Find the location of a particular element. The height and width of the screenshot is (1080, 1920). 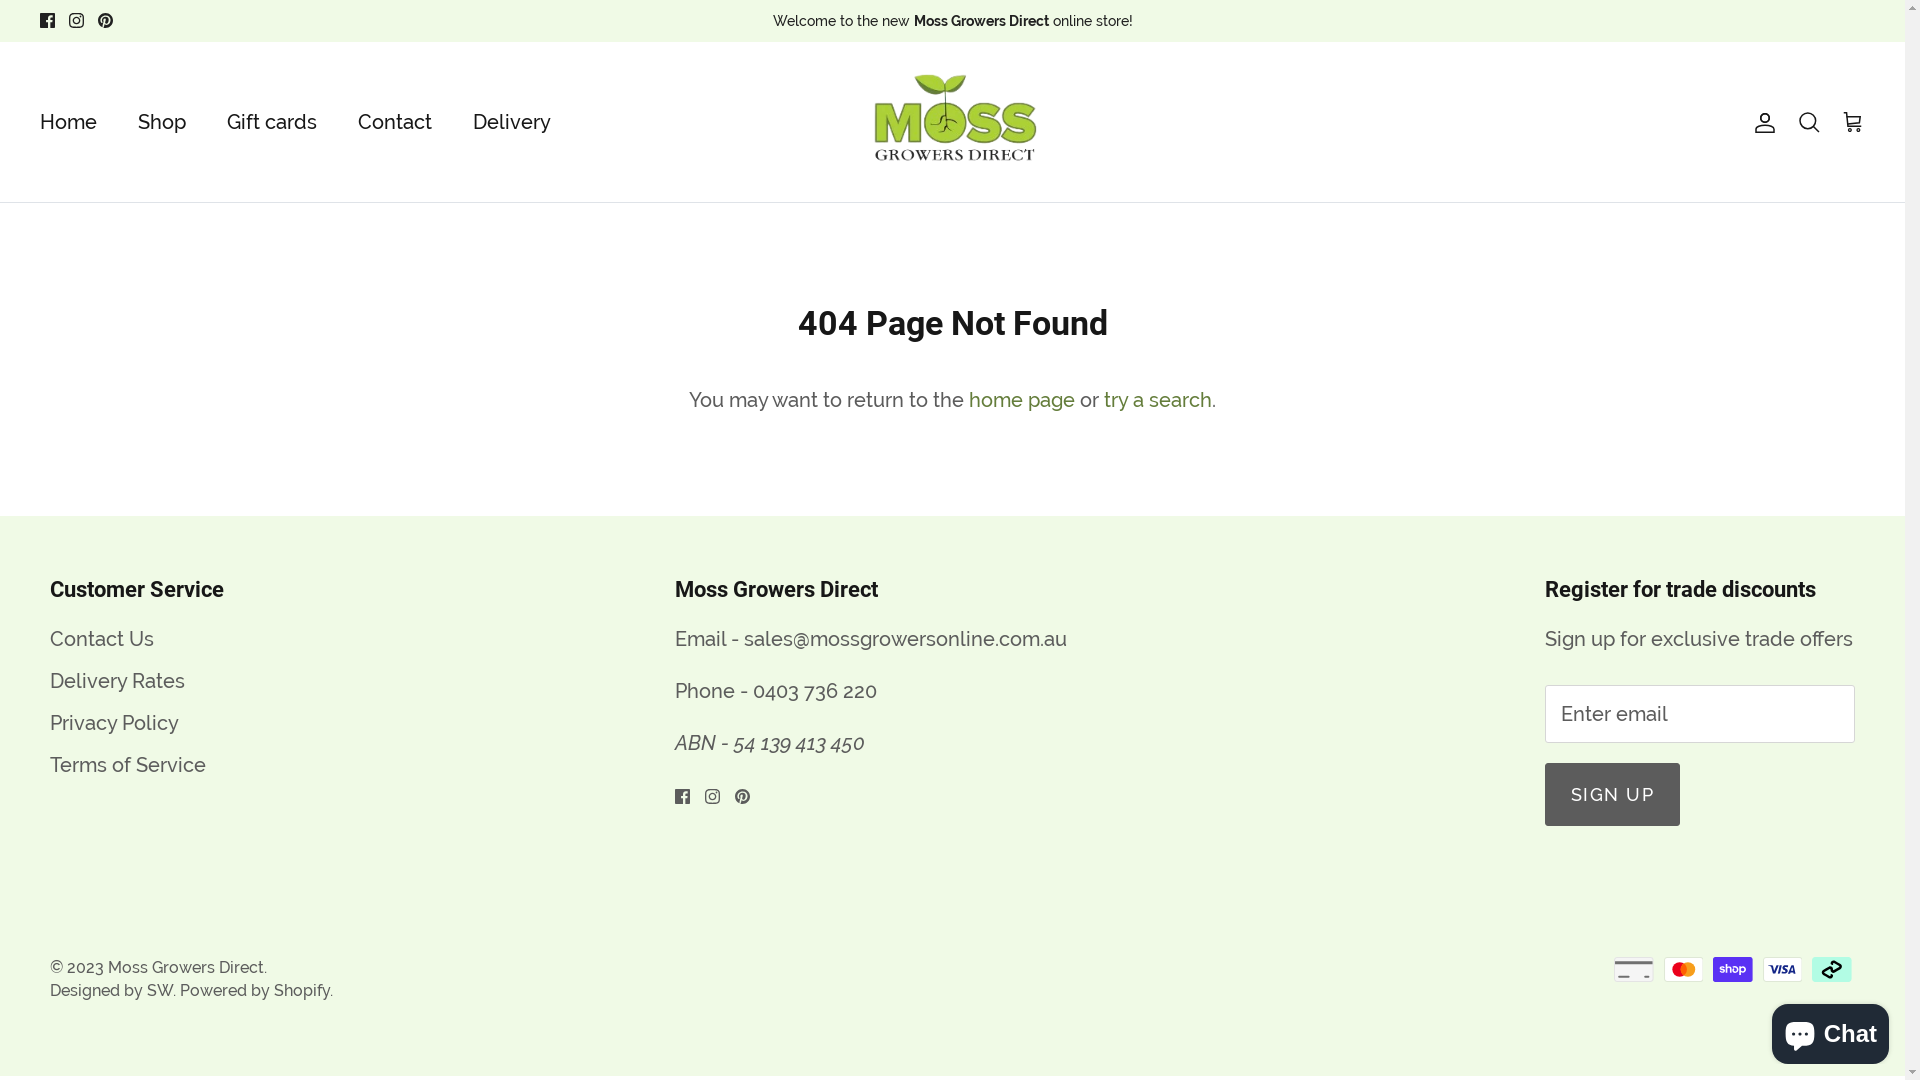

'Contact' is located at coordinates (394, 122).